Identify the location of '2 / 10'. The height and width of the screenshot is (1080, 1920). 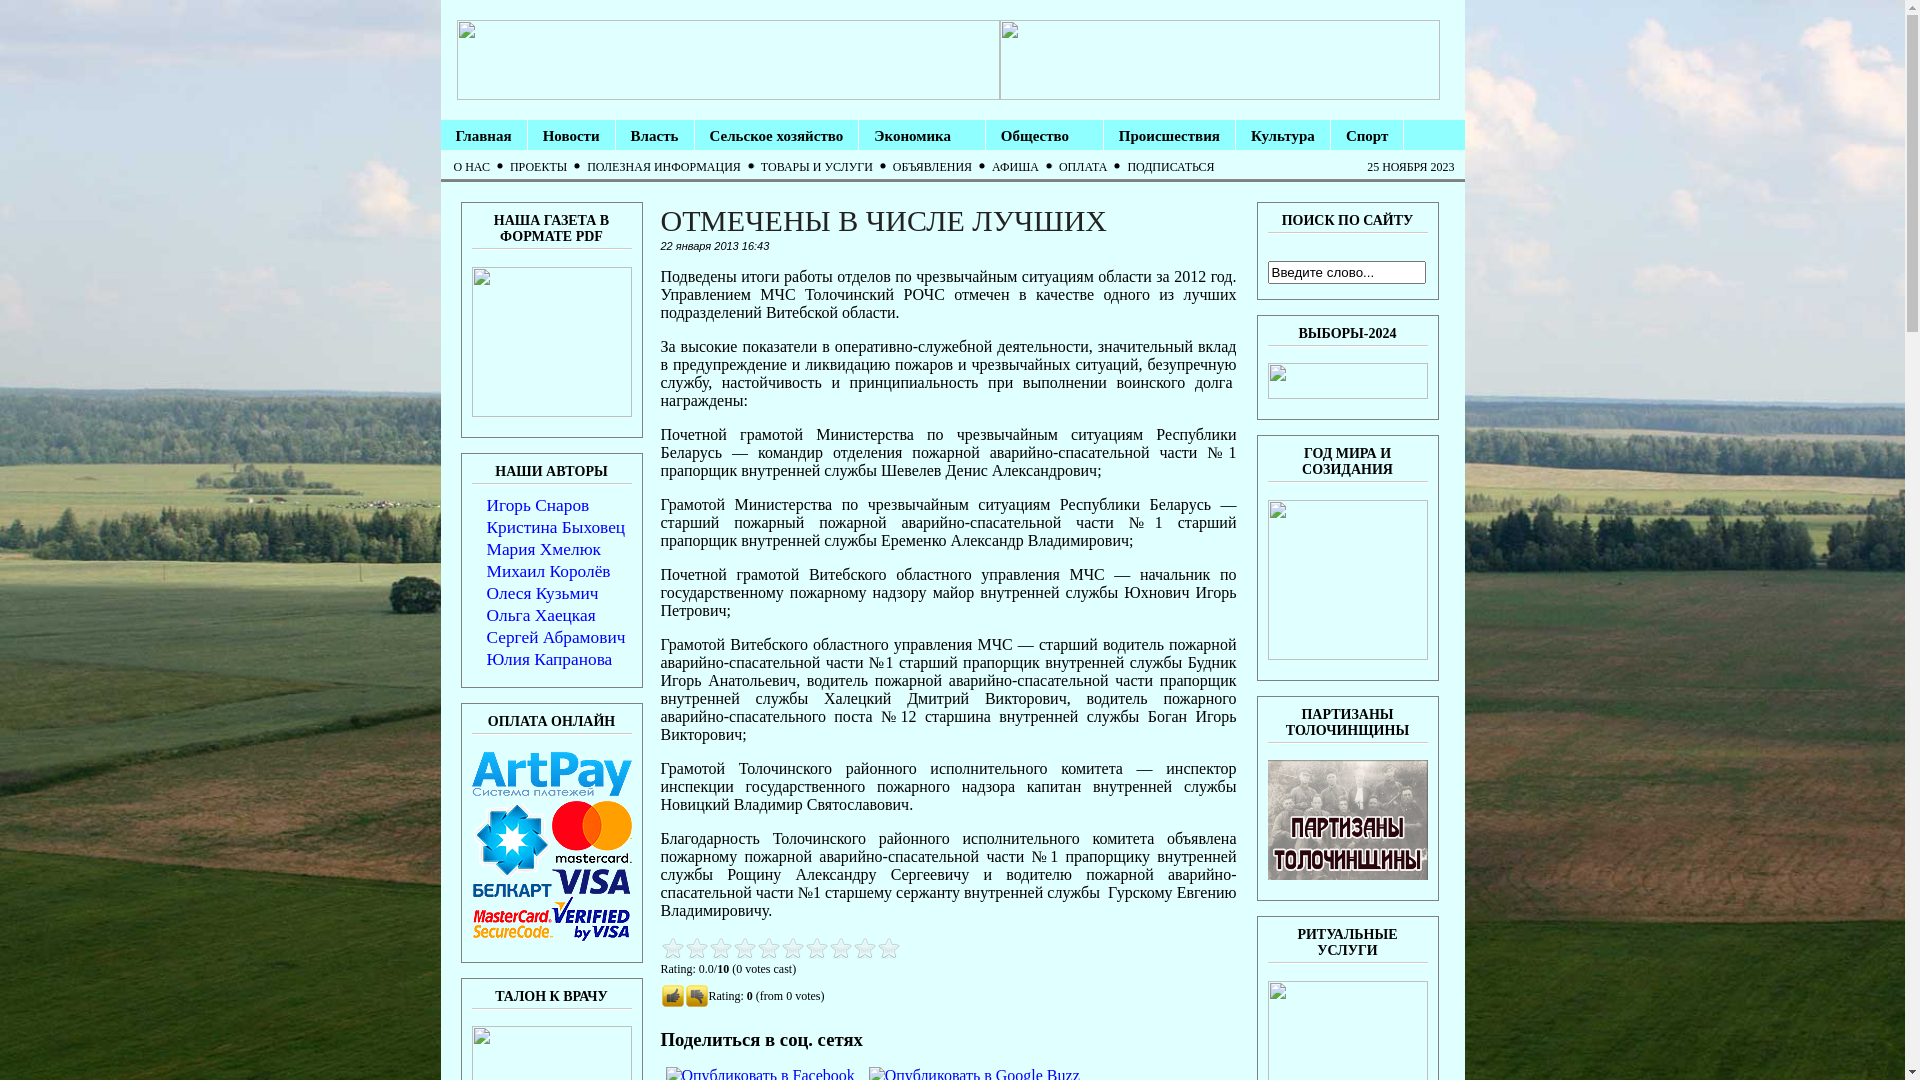
(684, 947).